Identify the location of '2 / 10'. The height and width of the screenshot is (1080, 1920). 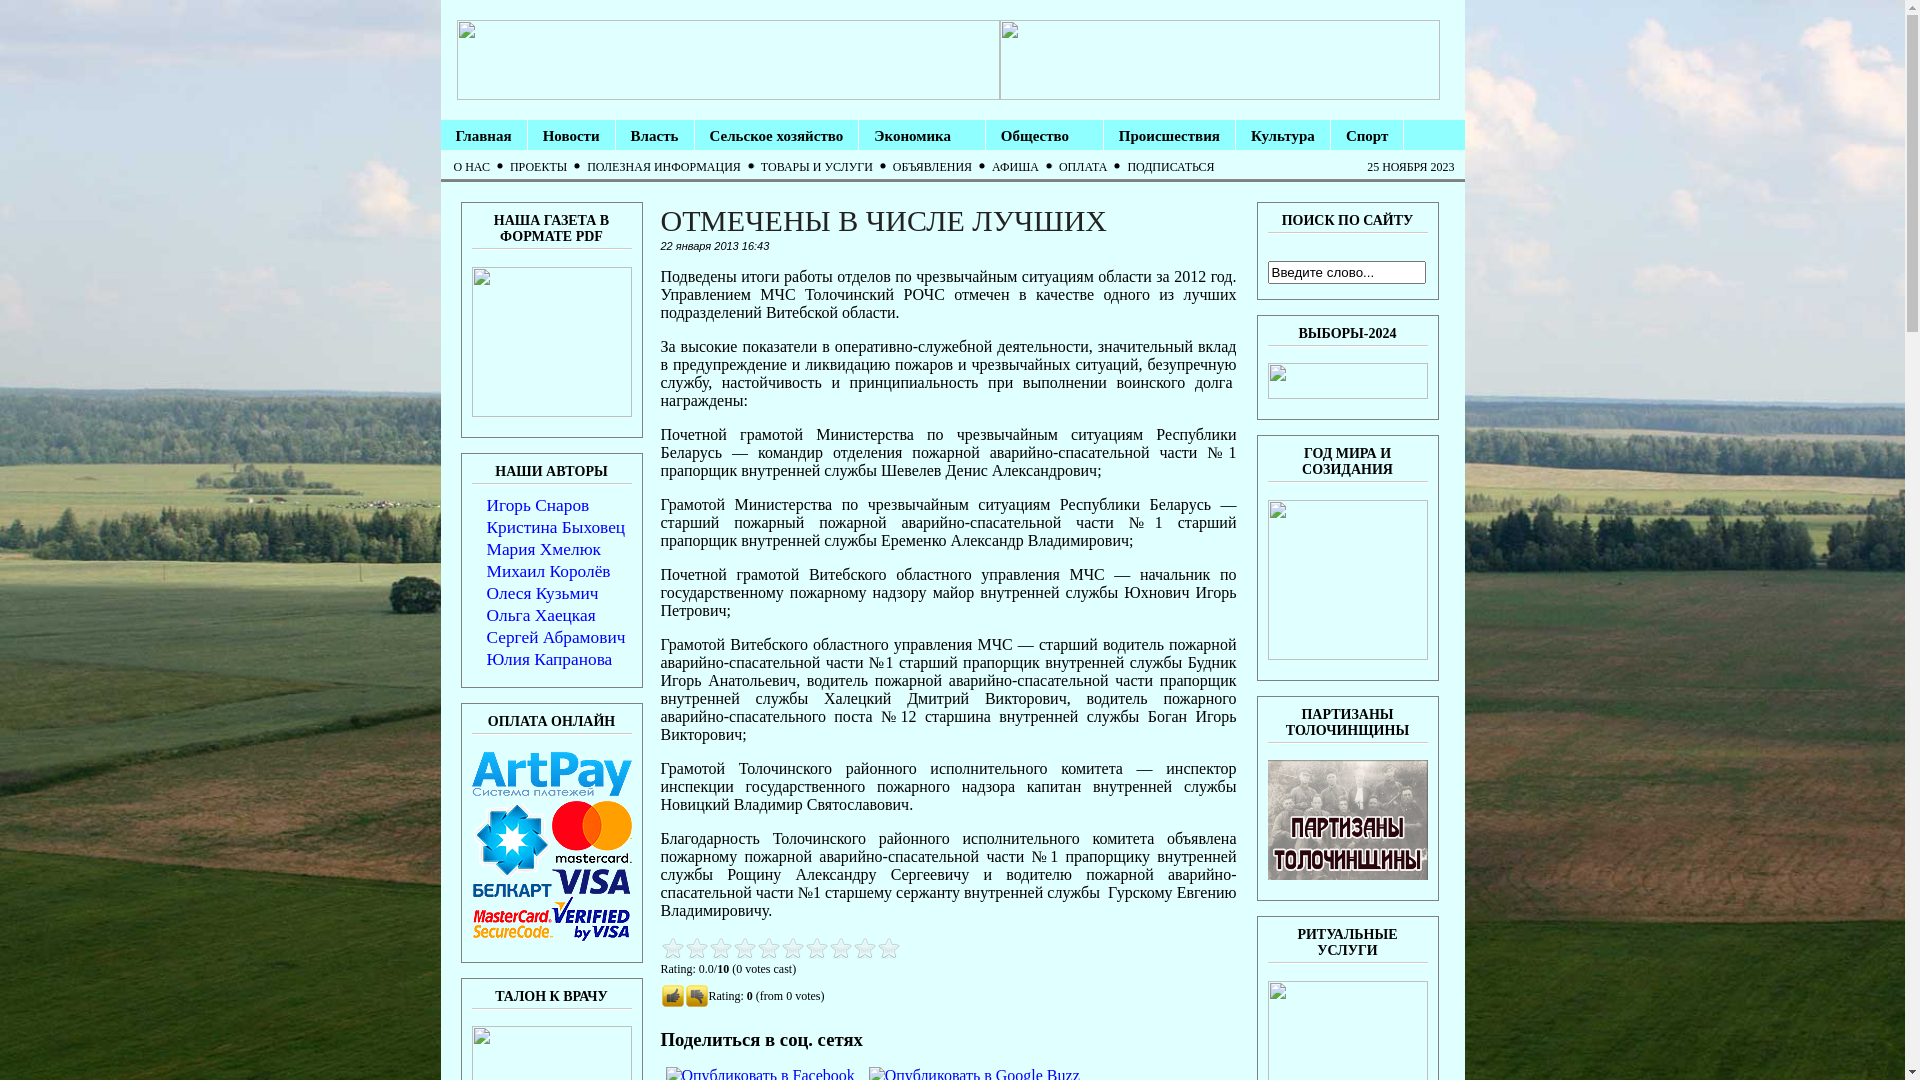
(684, 947).